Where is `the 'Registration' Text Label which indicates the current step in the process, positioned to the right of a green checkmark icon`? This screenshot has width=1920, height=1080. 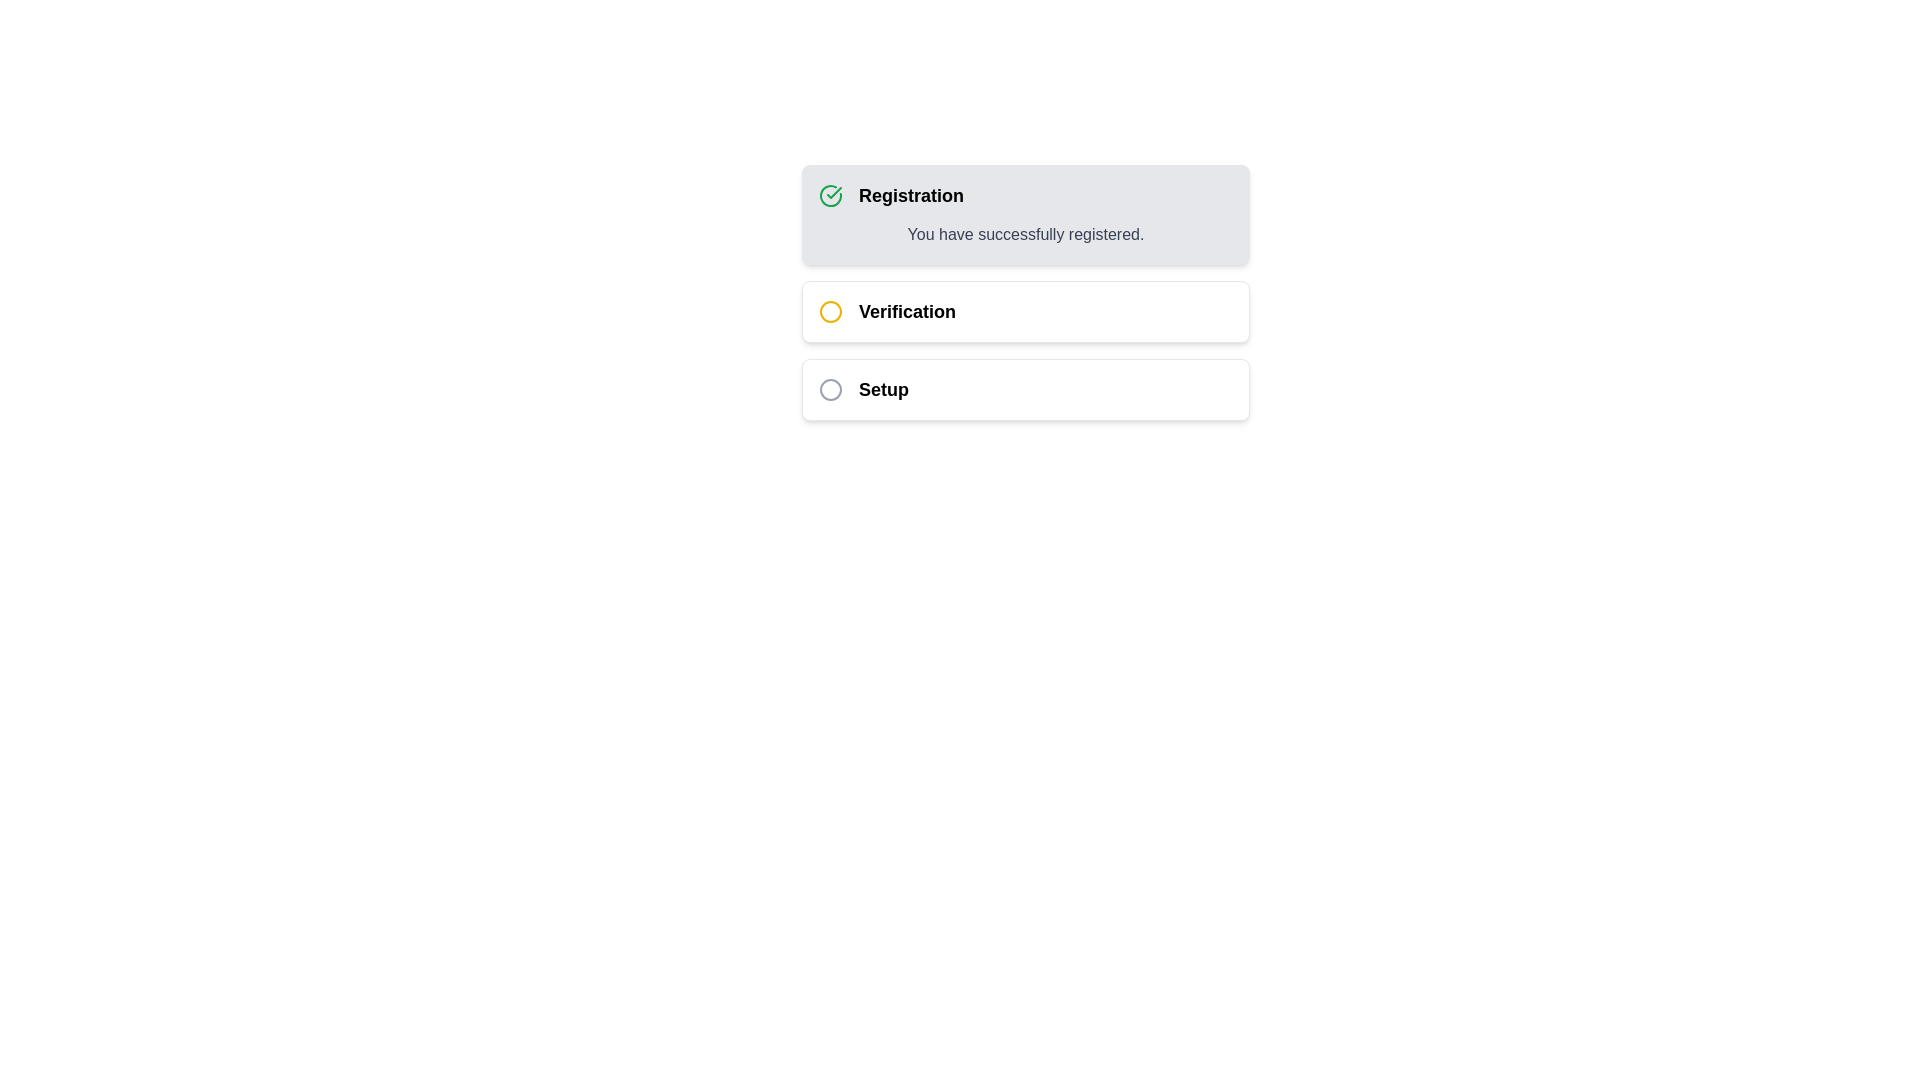 the 'Registration' Text Label which indicates the current step in the process, positioned to the right of a green checkmark icon is located at coordinates (910, 196).